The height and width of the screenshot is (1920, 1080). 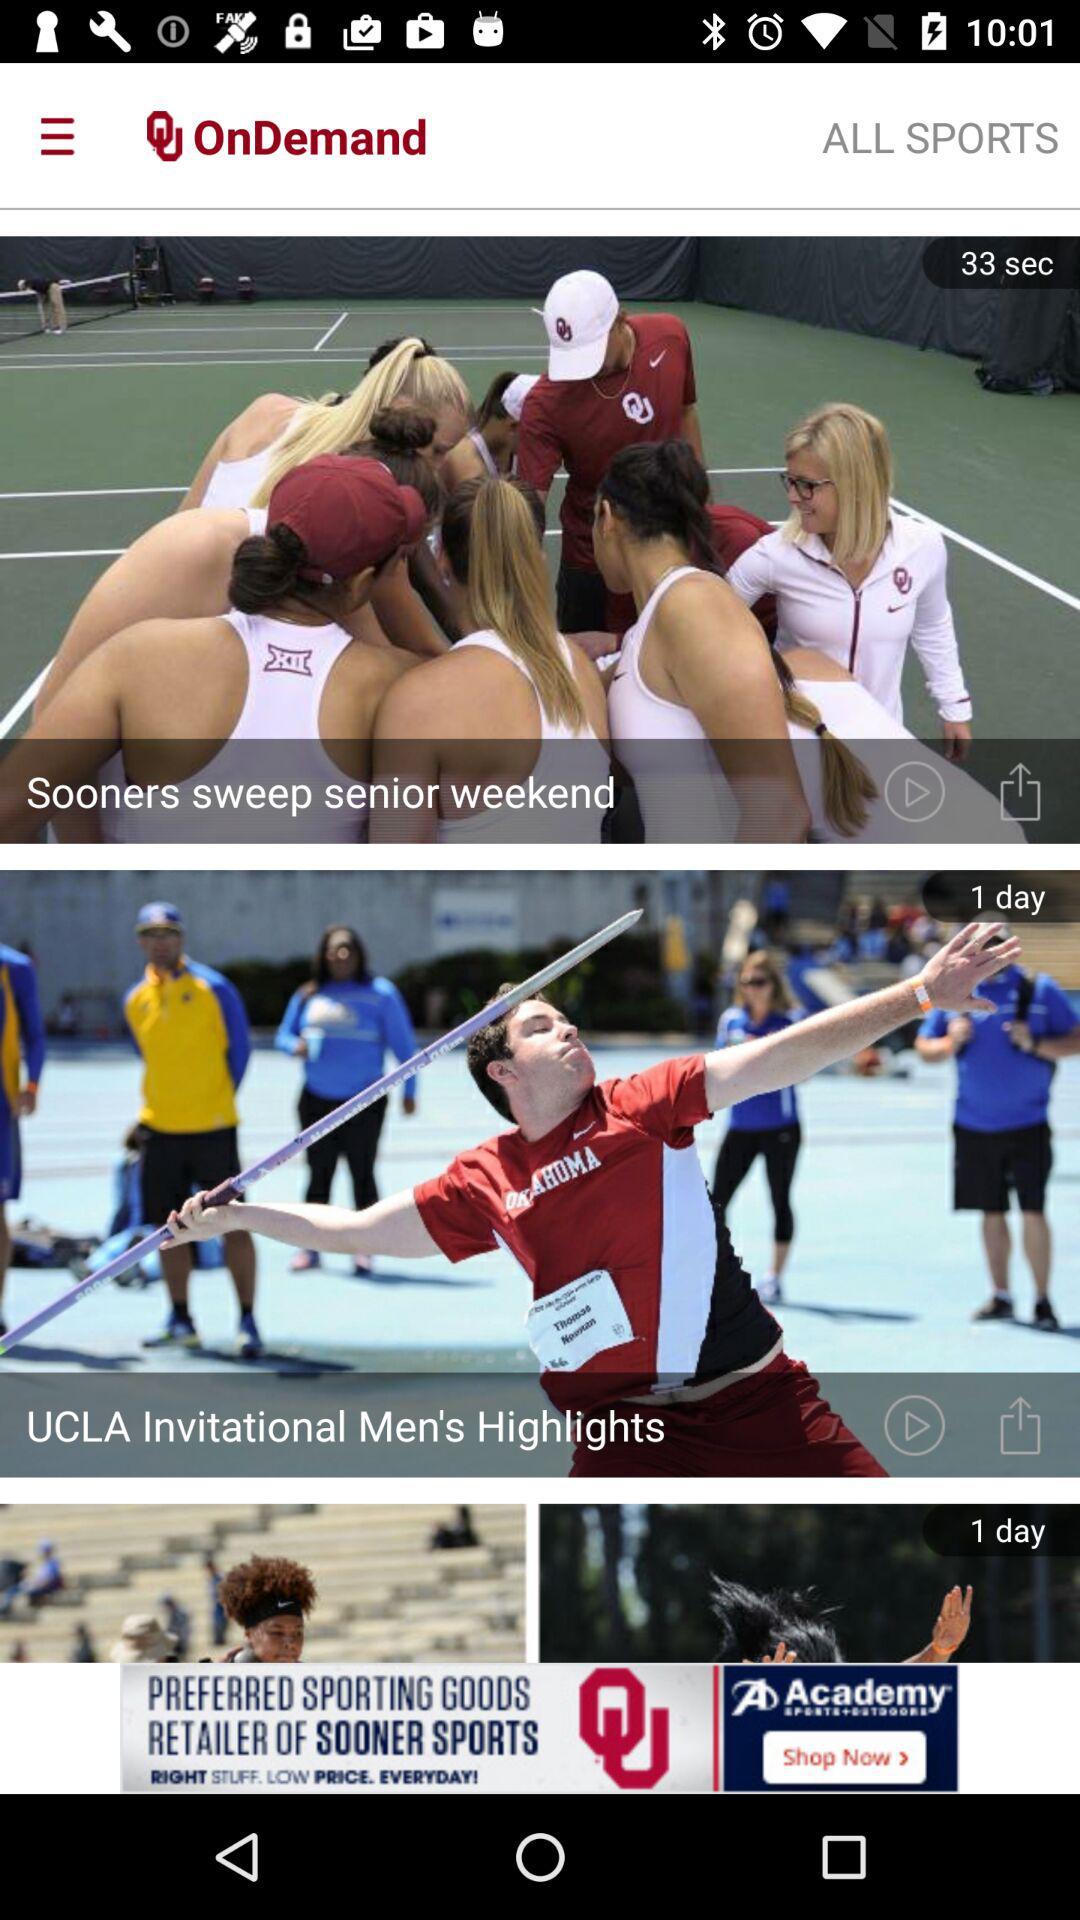 I want to click on plays the selected video clip, so click(x=914, y=790).